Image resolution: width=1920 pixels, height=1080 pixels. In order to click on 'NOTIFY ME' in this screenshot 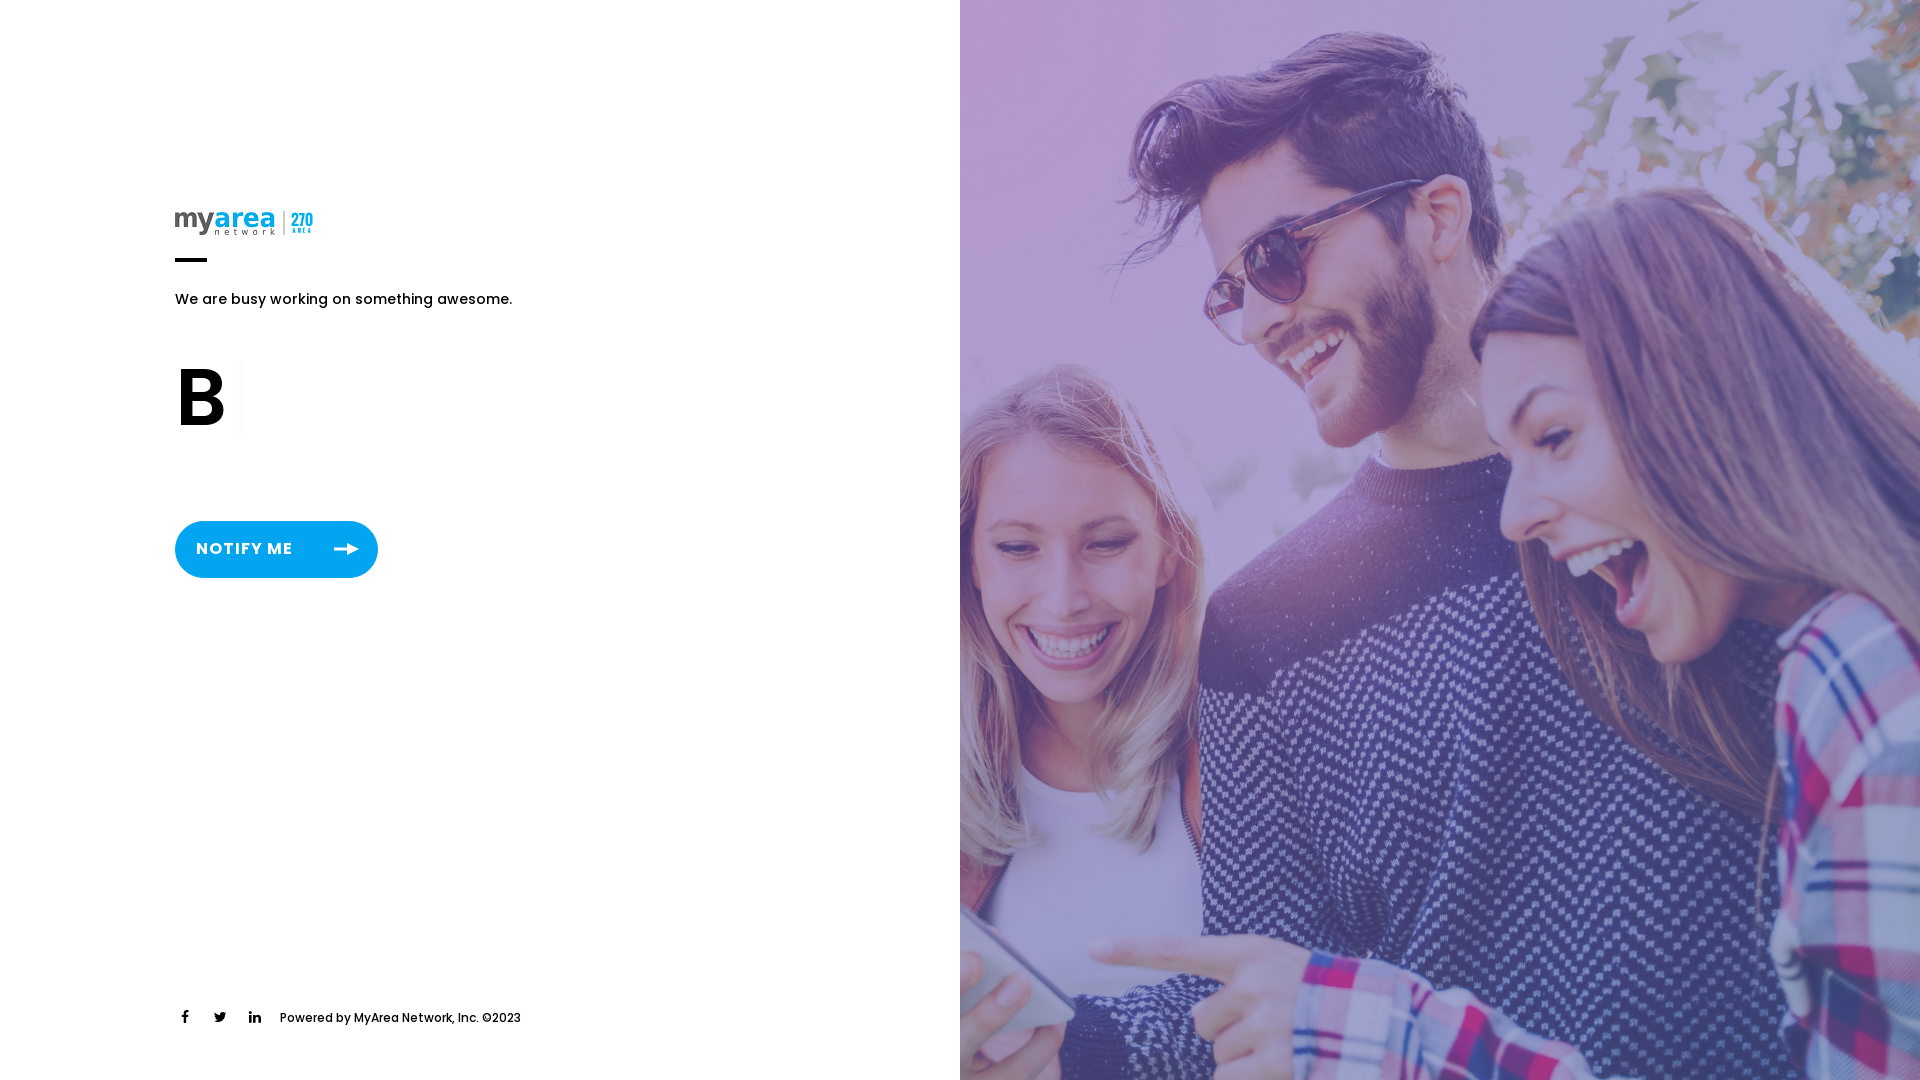, I will do `click(174, 549)`.